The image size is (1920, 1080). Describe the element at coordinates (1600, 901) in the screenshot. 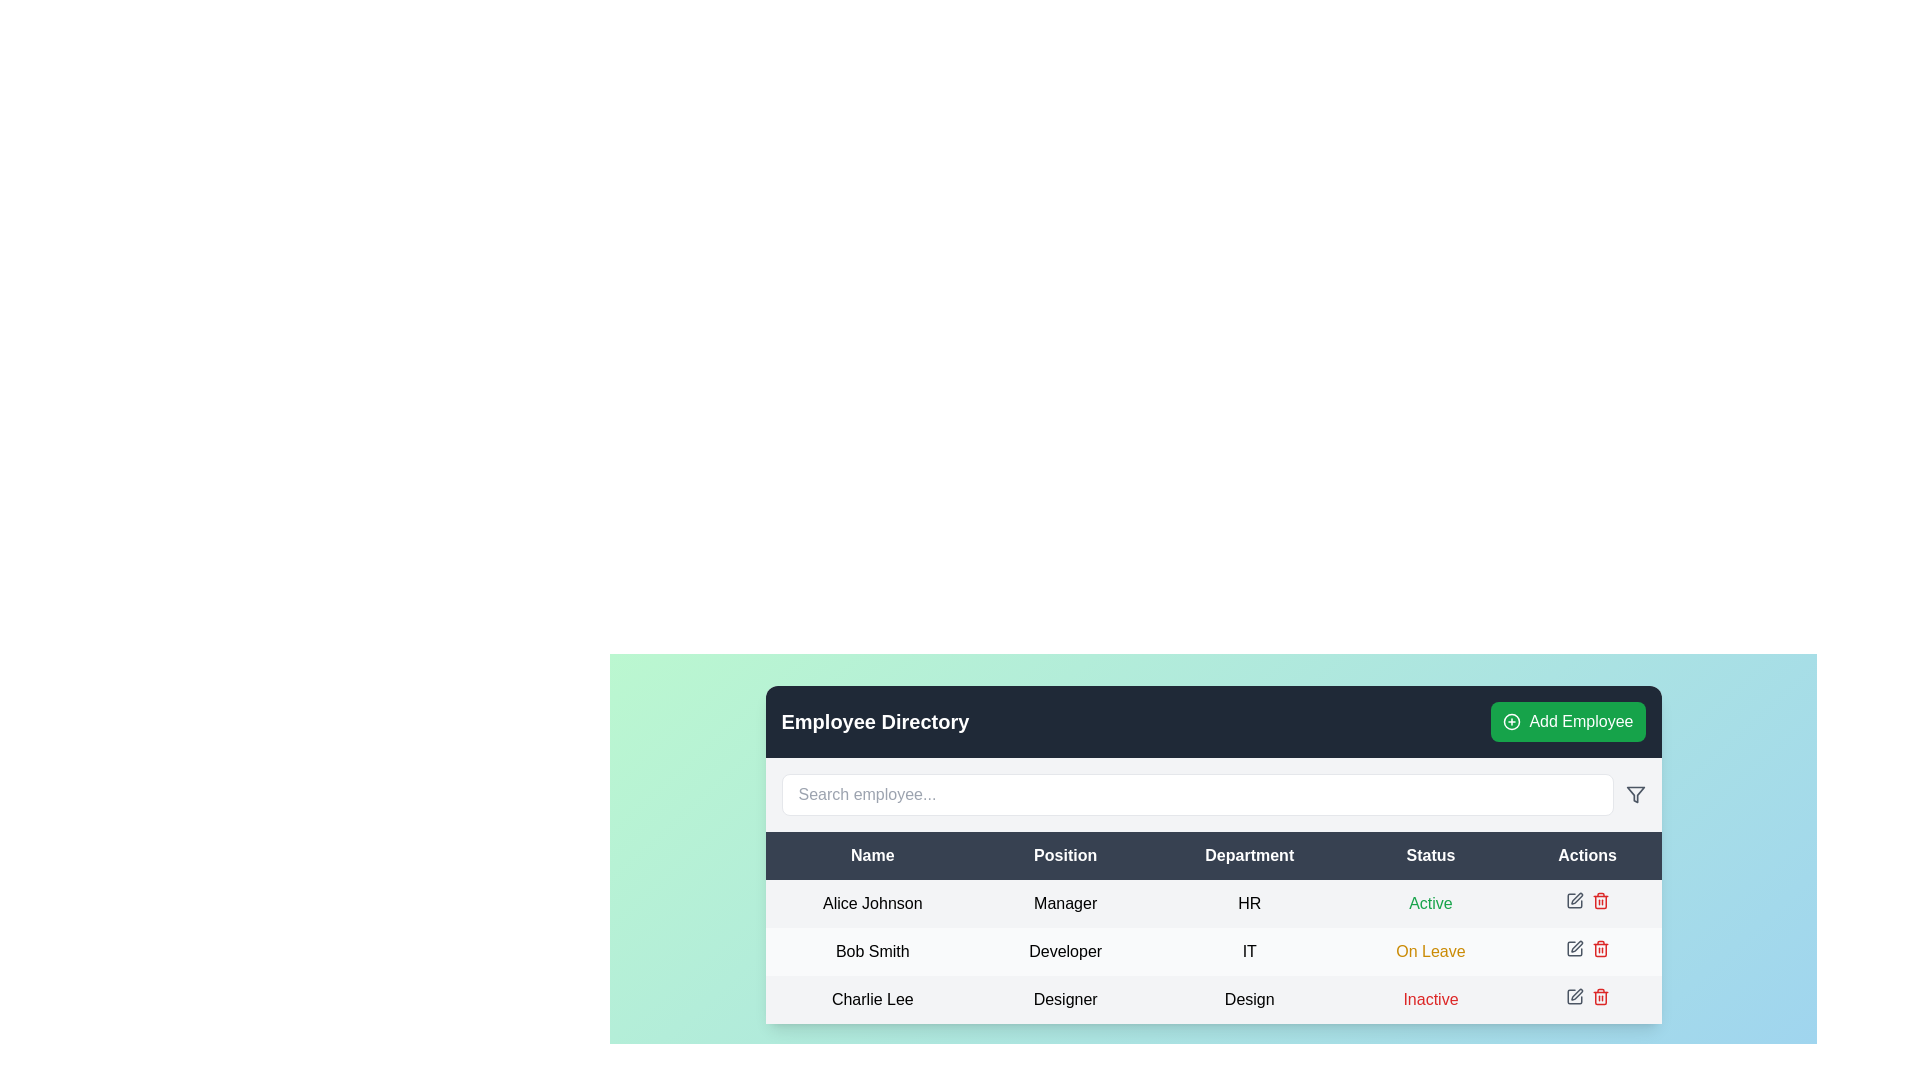

I see `the trash can icon in the 'Actions' column of the third row in the table` at that location.